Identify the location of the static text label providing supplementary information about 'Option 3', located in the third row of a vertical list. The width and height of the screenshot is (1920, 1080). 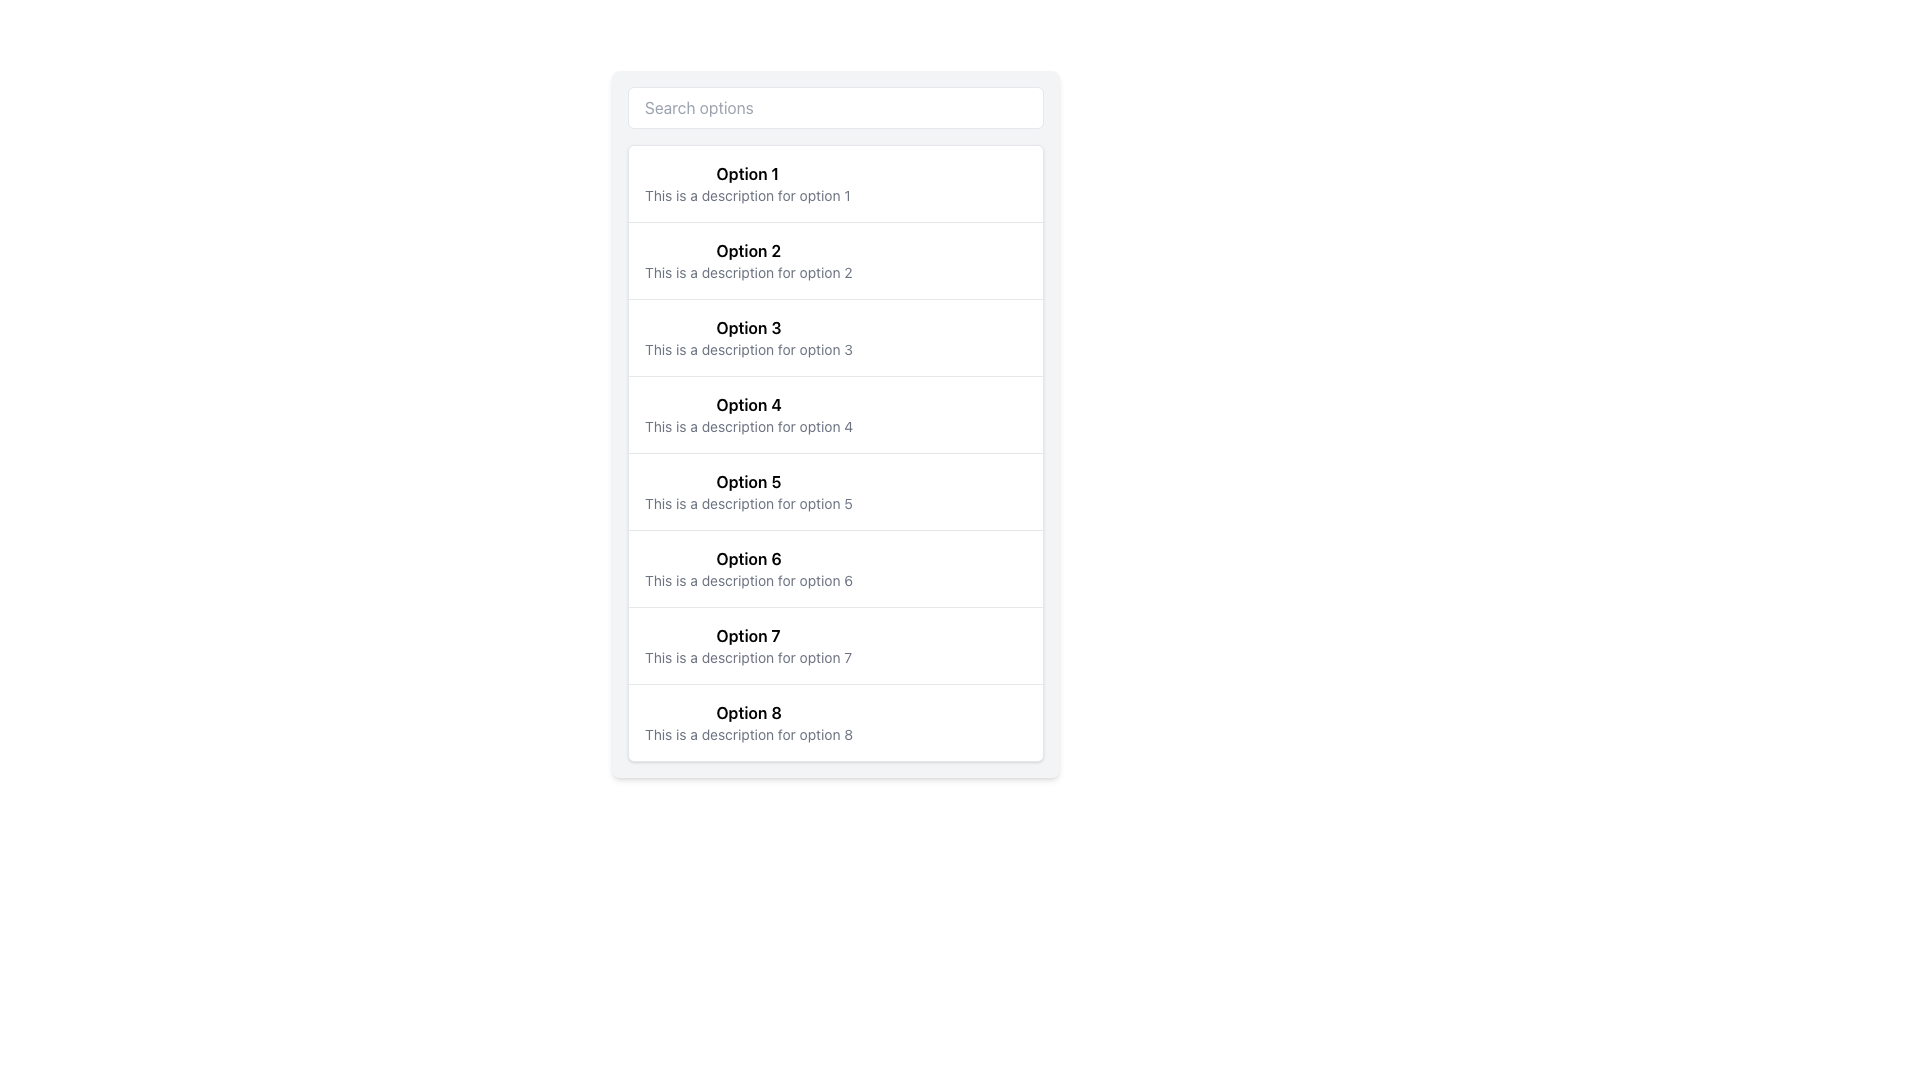
(747, 349).